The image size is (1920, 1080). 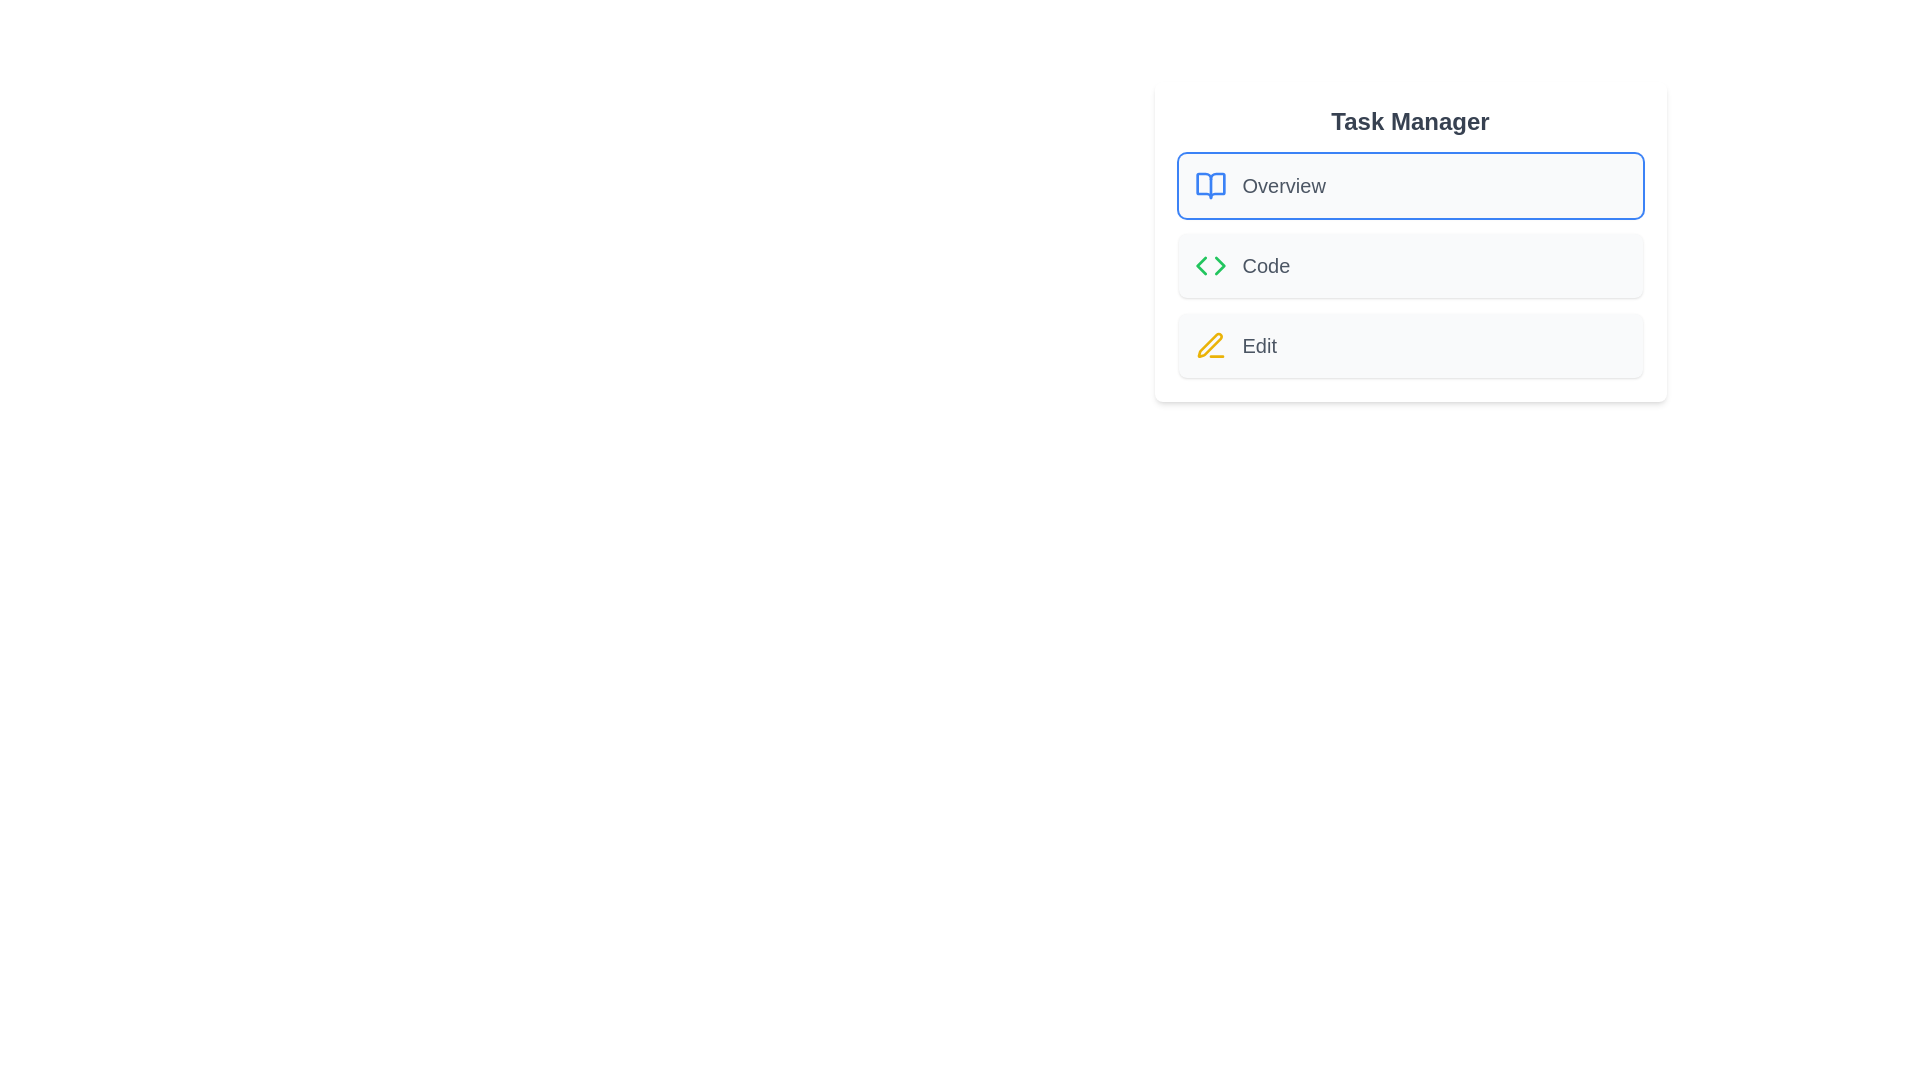 I want to click on the small upward-pointing triangular graphic located to the right and slightly above the first triangle within the green code-themed SVG icon, next to the 'Code' label, so click(x=1218, y=265).